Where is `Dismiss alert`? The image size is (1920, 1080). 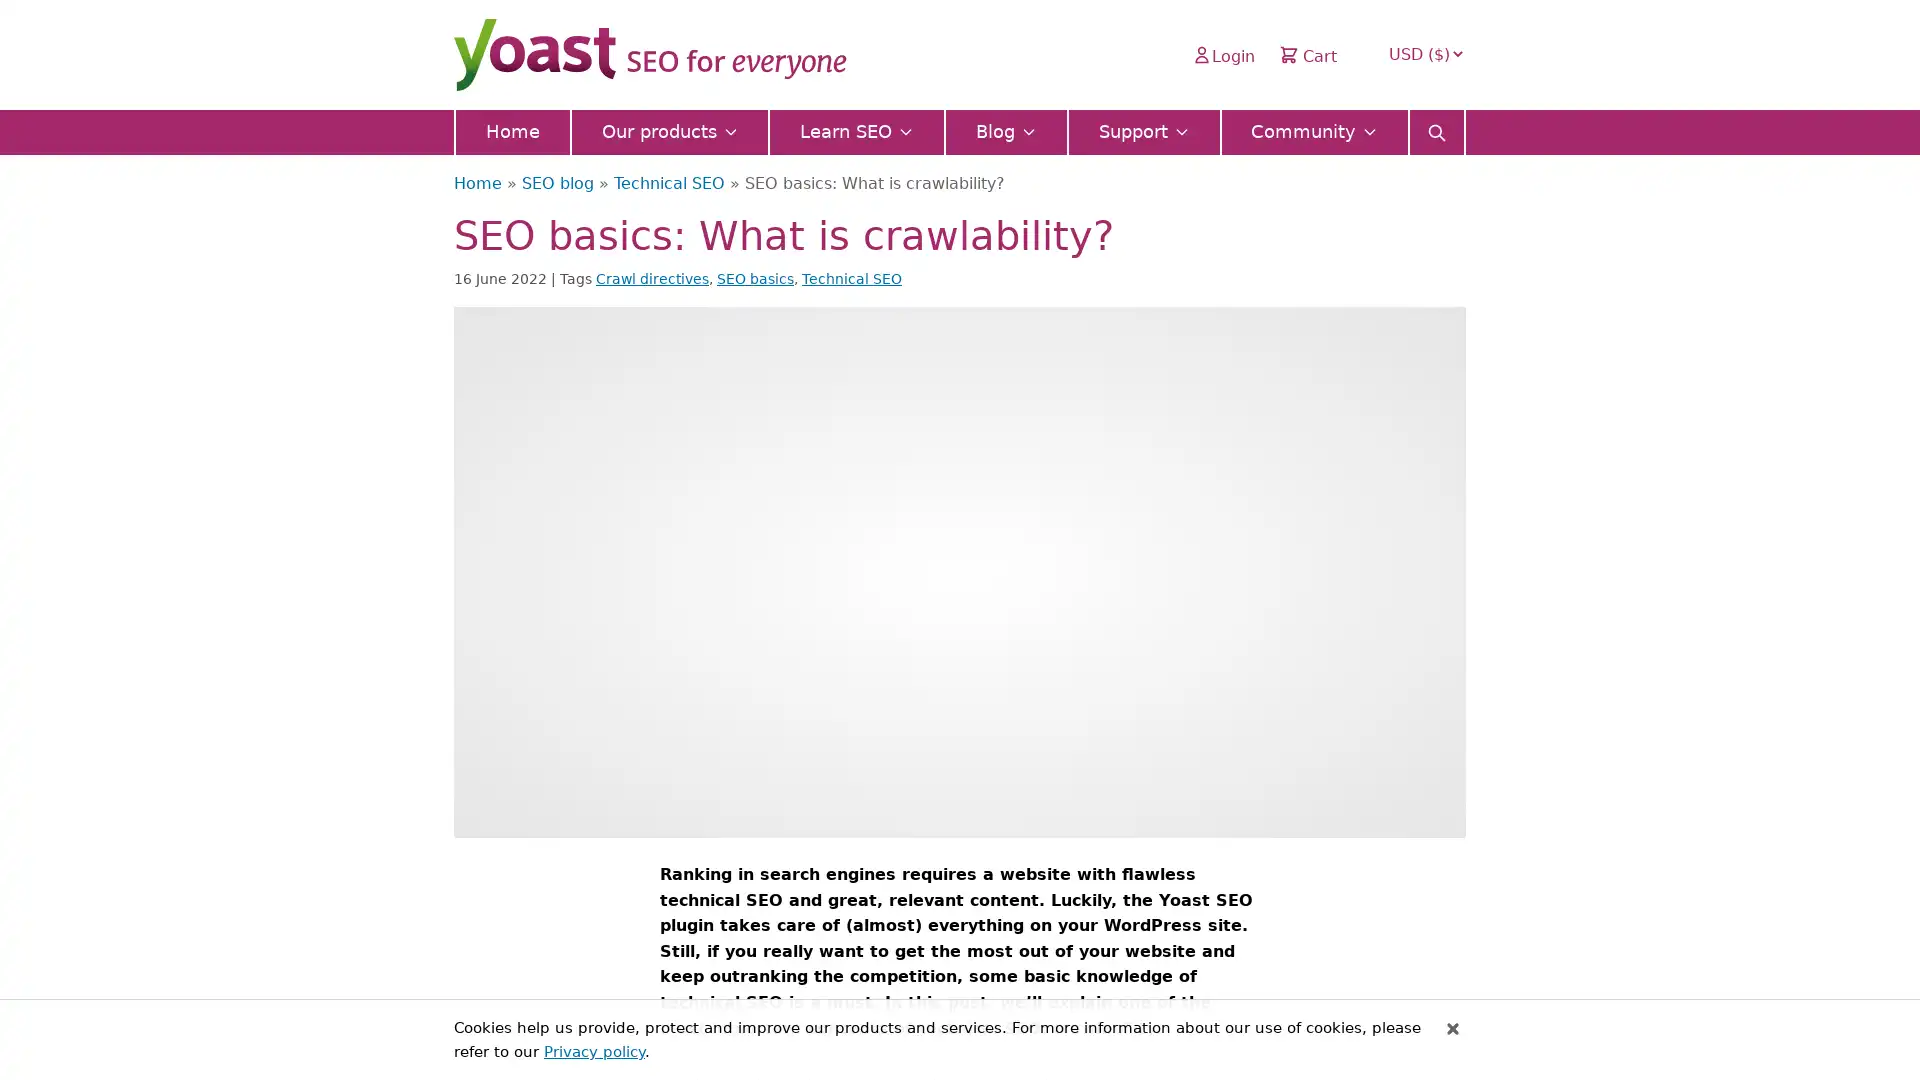
Dismiss alert is located at coordinates (1453, 1028).